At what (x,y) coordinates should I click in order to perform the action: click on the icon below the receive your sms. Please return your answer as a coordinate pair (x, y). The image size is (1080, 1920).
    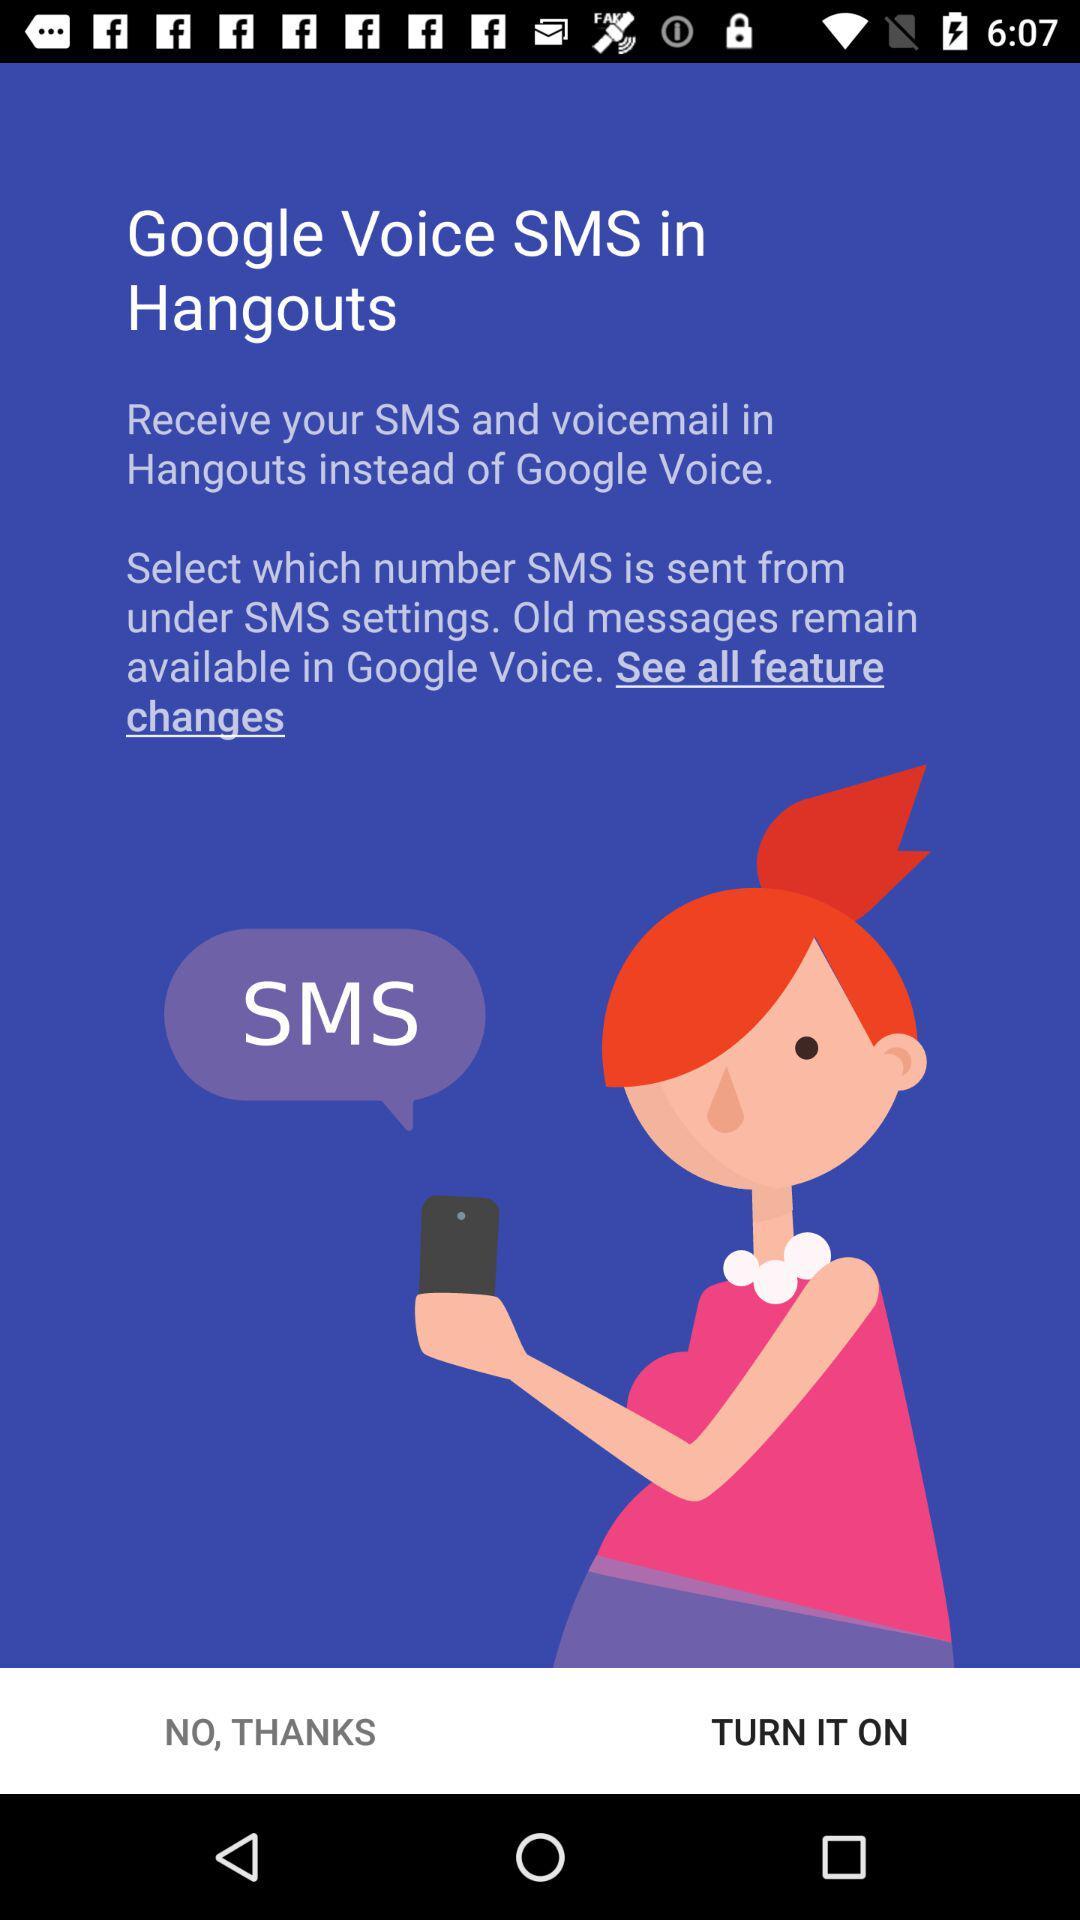
    Looking at the image, I should click on (540, 640).